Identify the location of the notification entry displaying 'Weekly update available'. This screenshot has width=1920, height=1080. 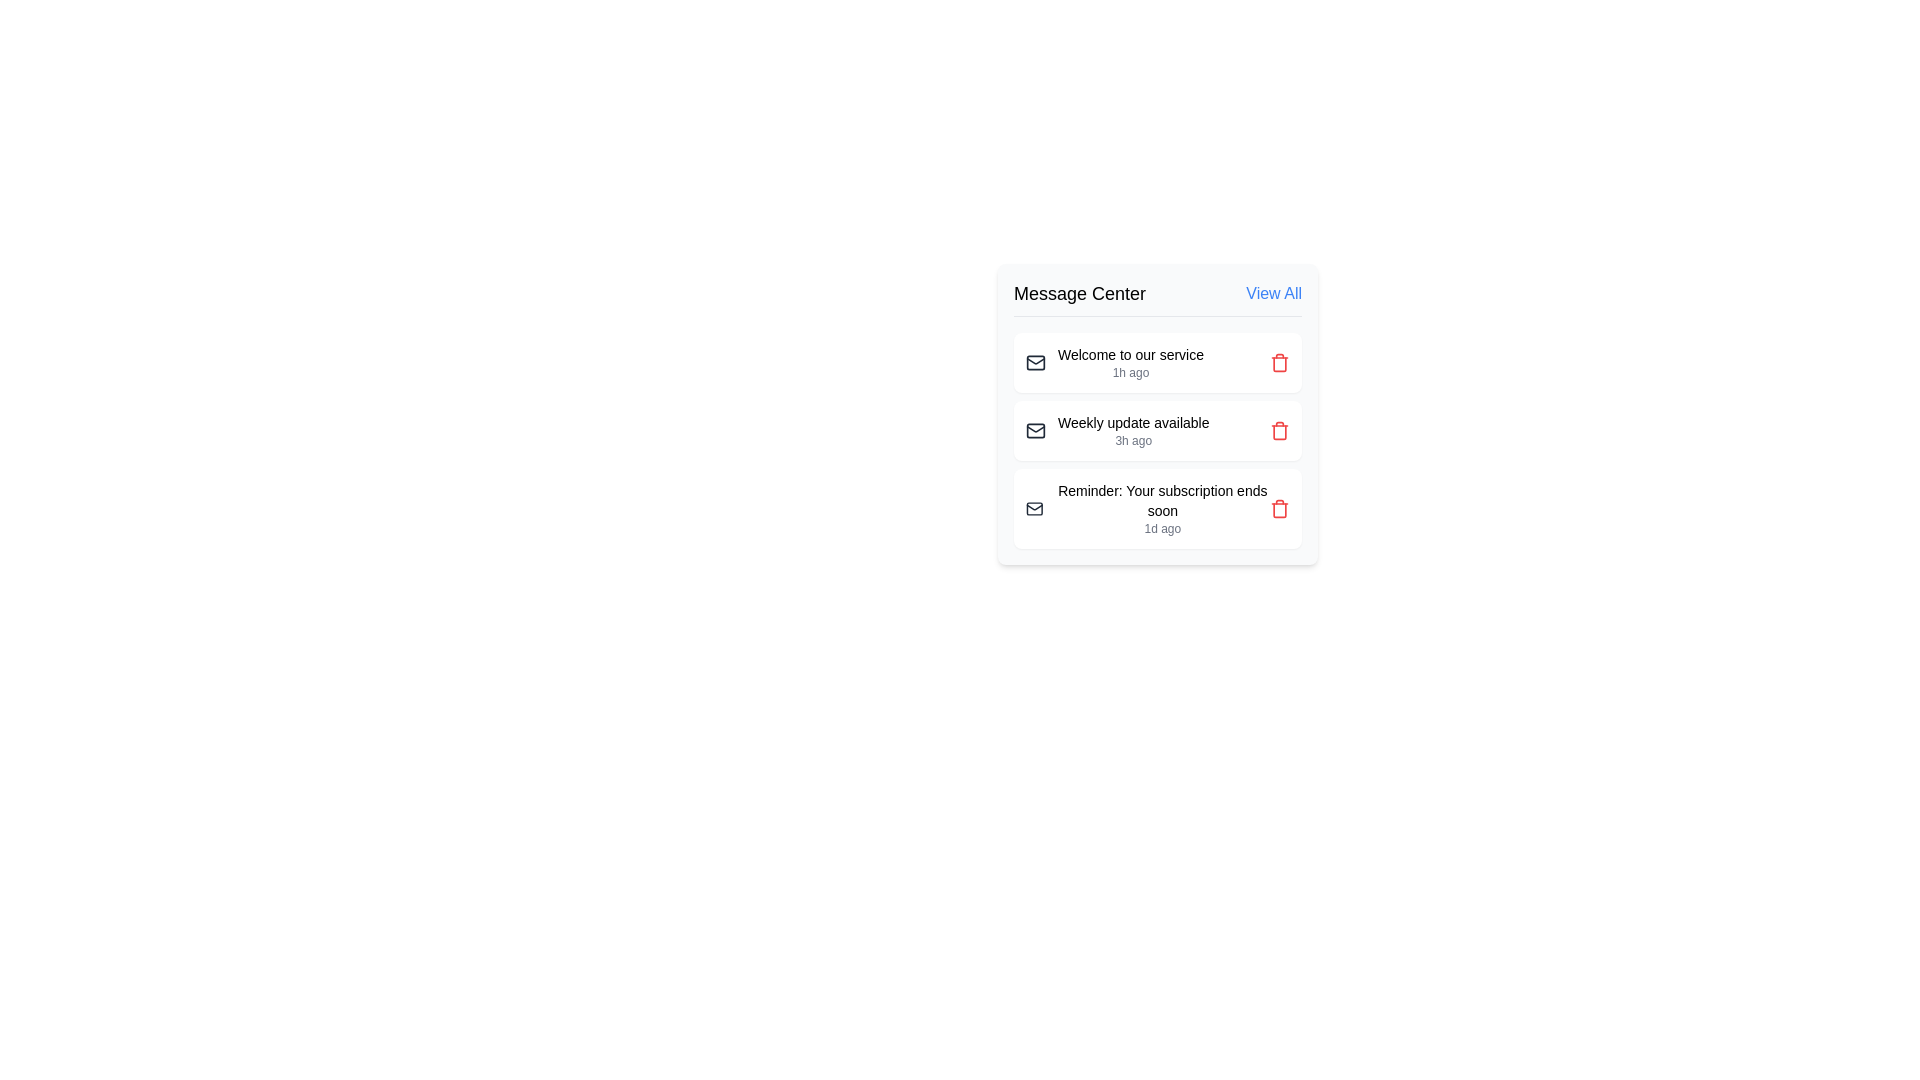
(1133, 430).